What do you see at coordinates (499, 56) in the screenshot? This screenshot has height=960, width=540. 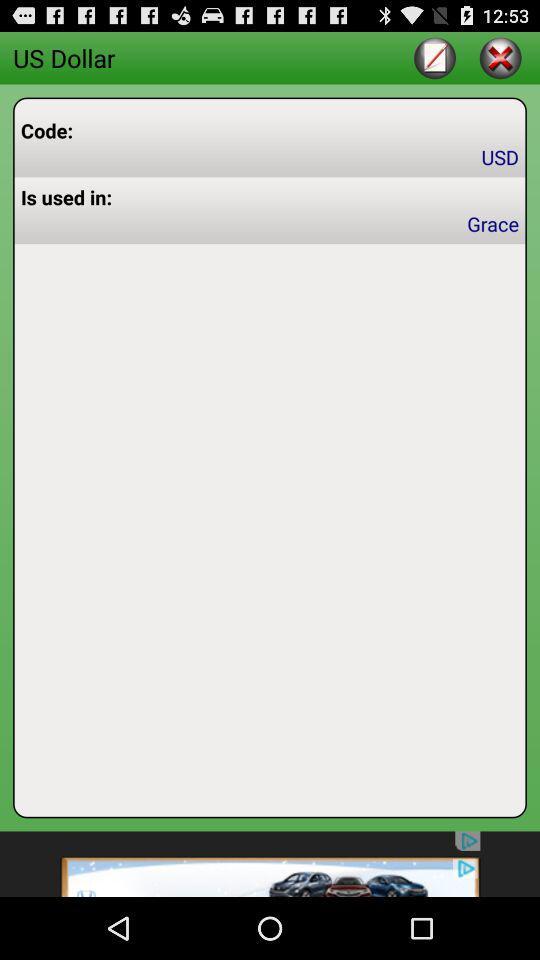 I see `window` at bounding box center [499, 56].